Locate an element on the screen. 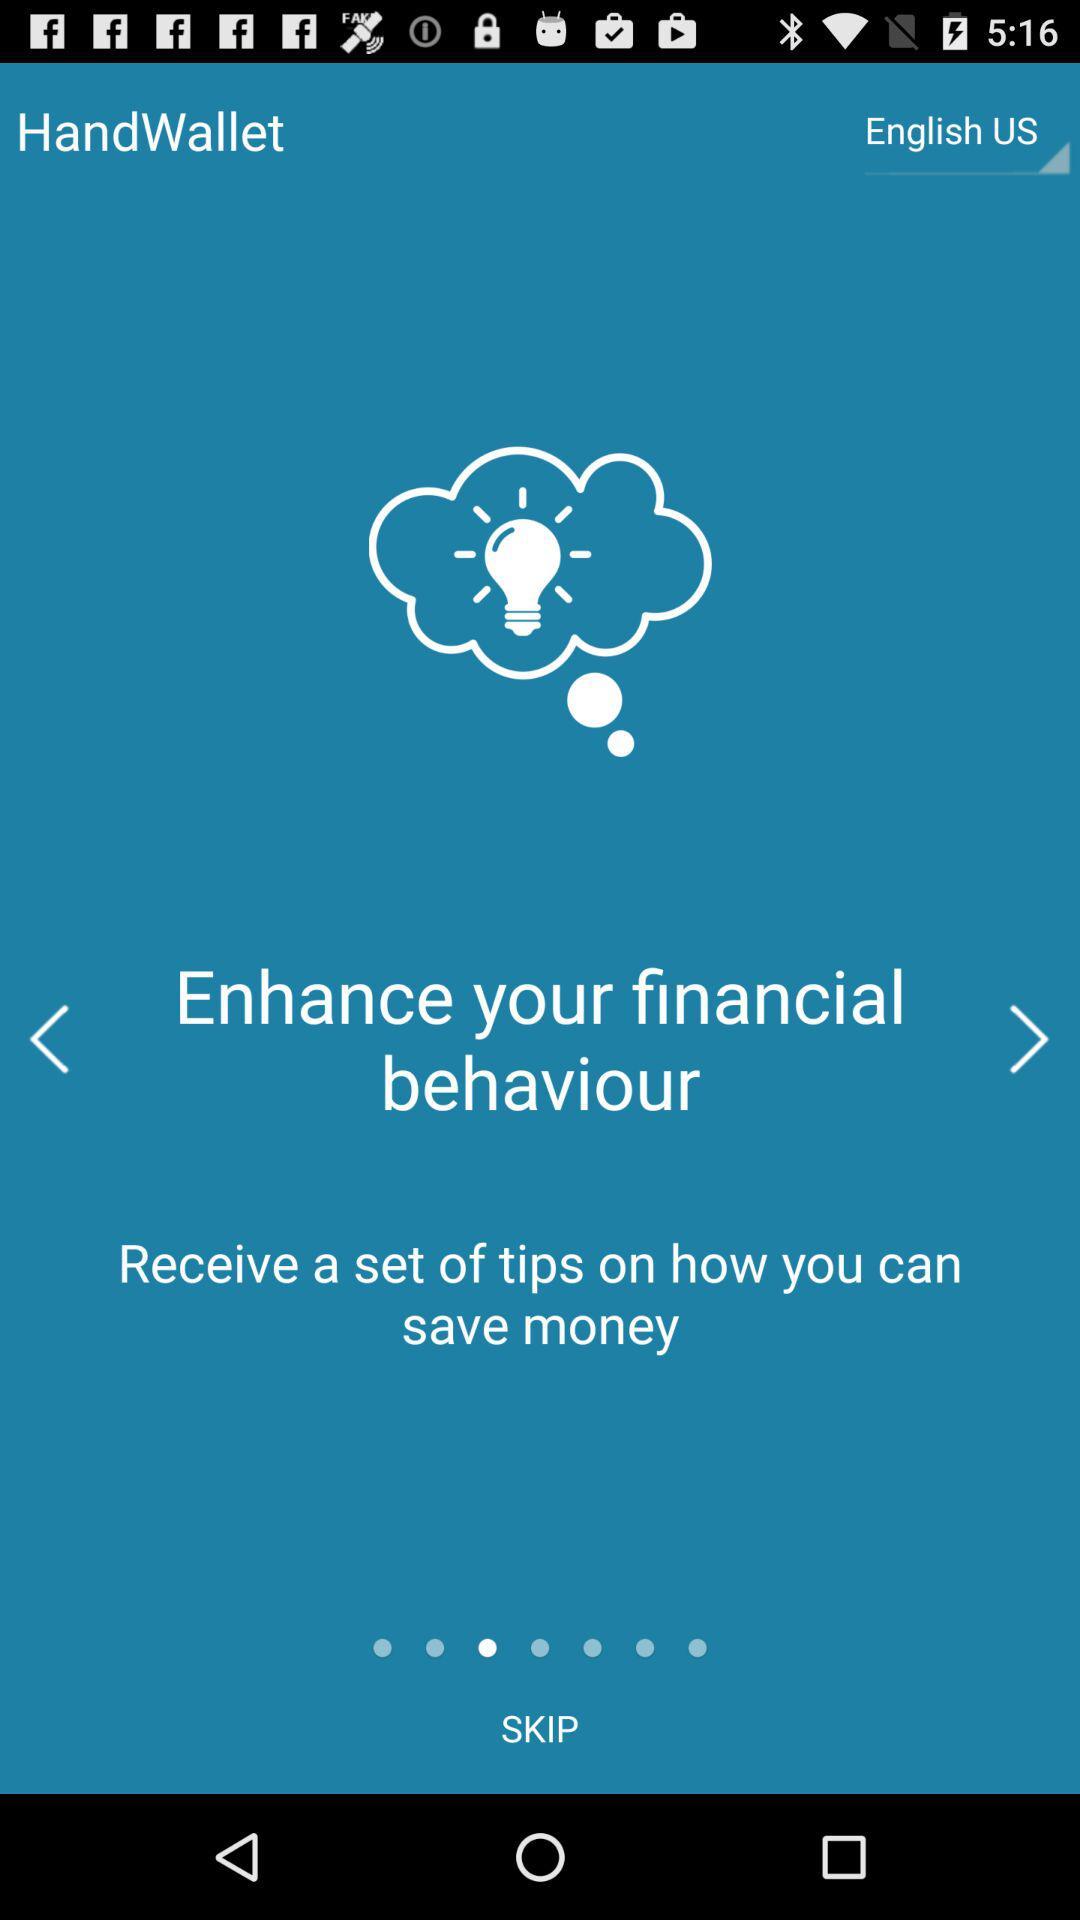 The width and height of the screenshot is (1080, 1920). the english us is located at coordinates (966, 129).